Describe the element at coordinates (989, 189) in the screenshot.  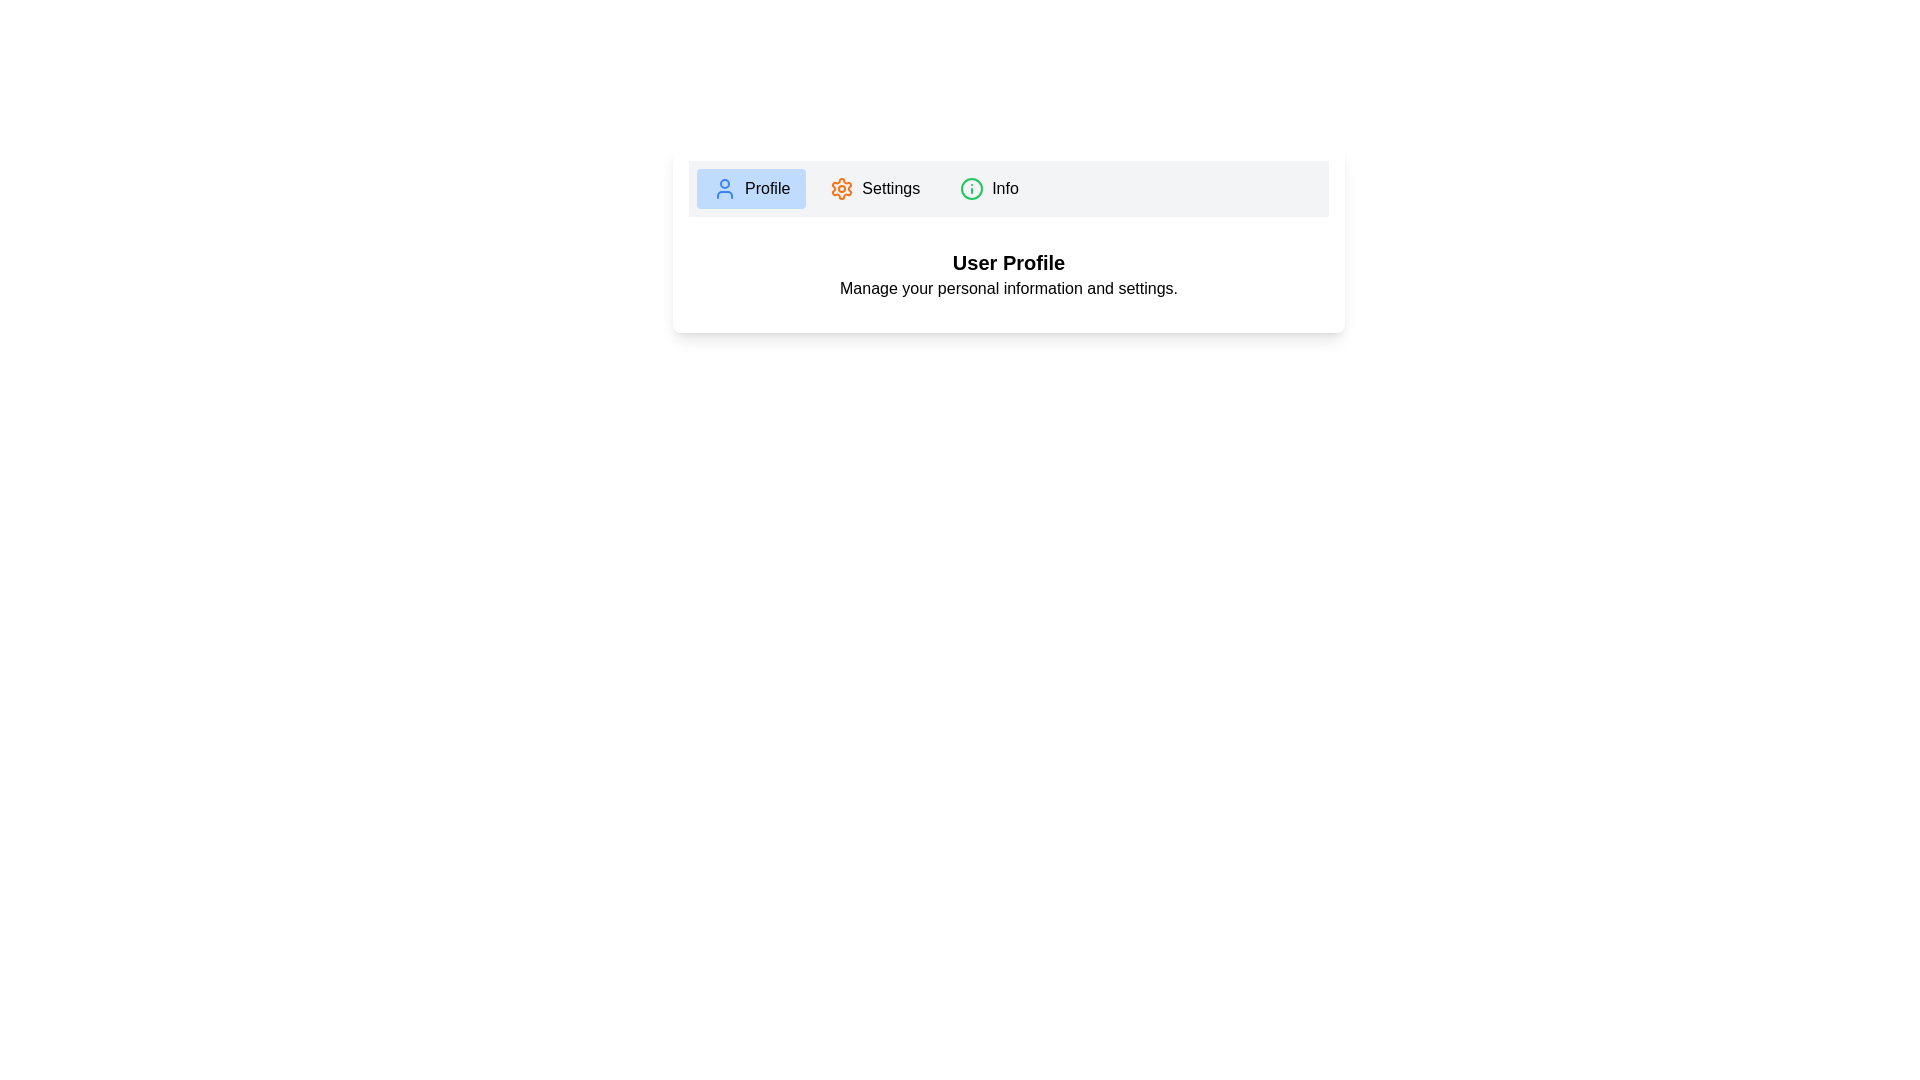
I see `the tab labeled Info to observe its hover effect` at that location.